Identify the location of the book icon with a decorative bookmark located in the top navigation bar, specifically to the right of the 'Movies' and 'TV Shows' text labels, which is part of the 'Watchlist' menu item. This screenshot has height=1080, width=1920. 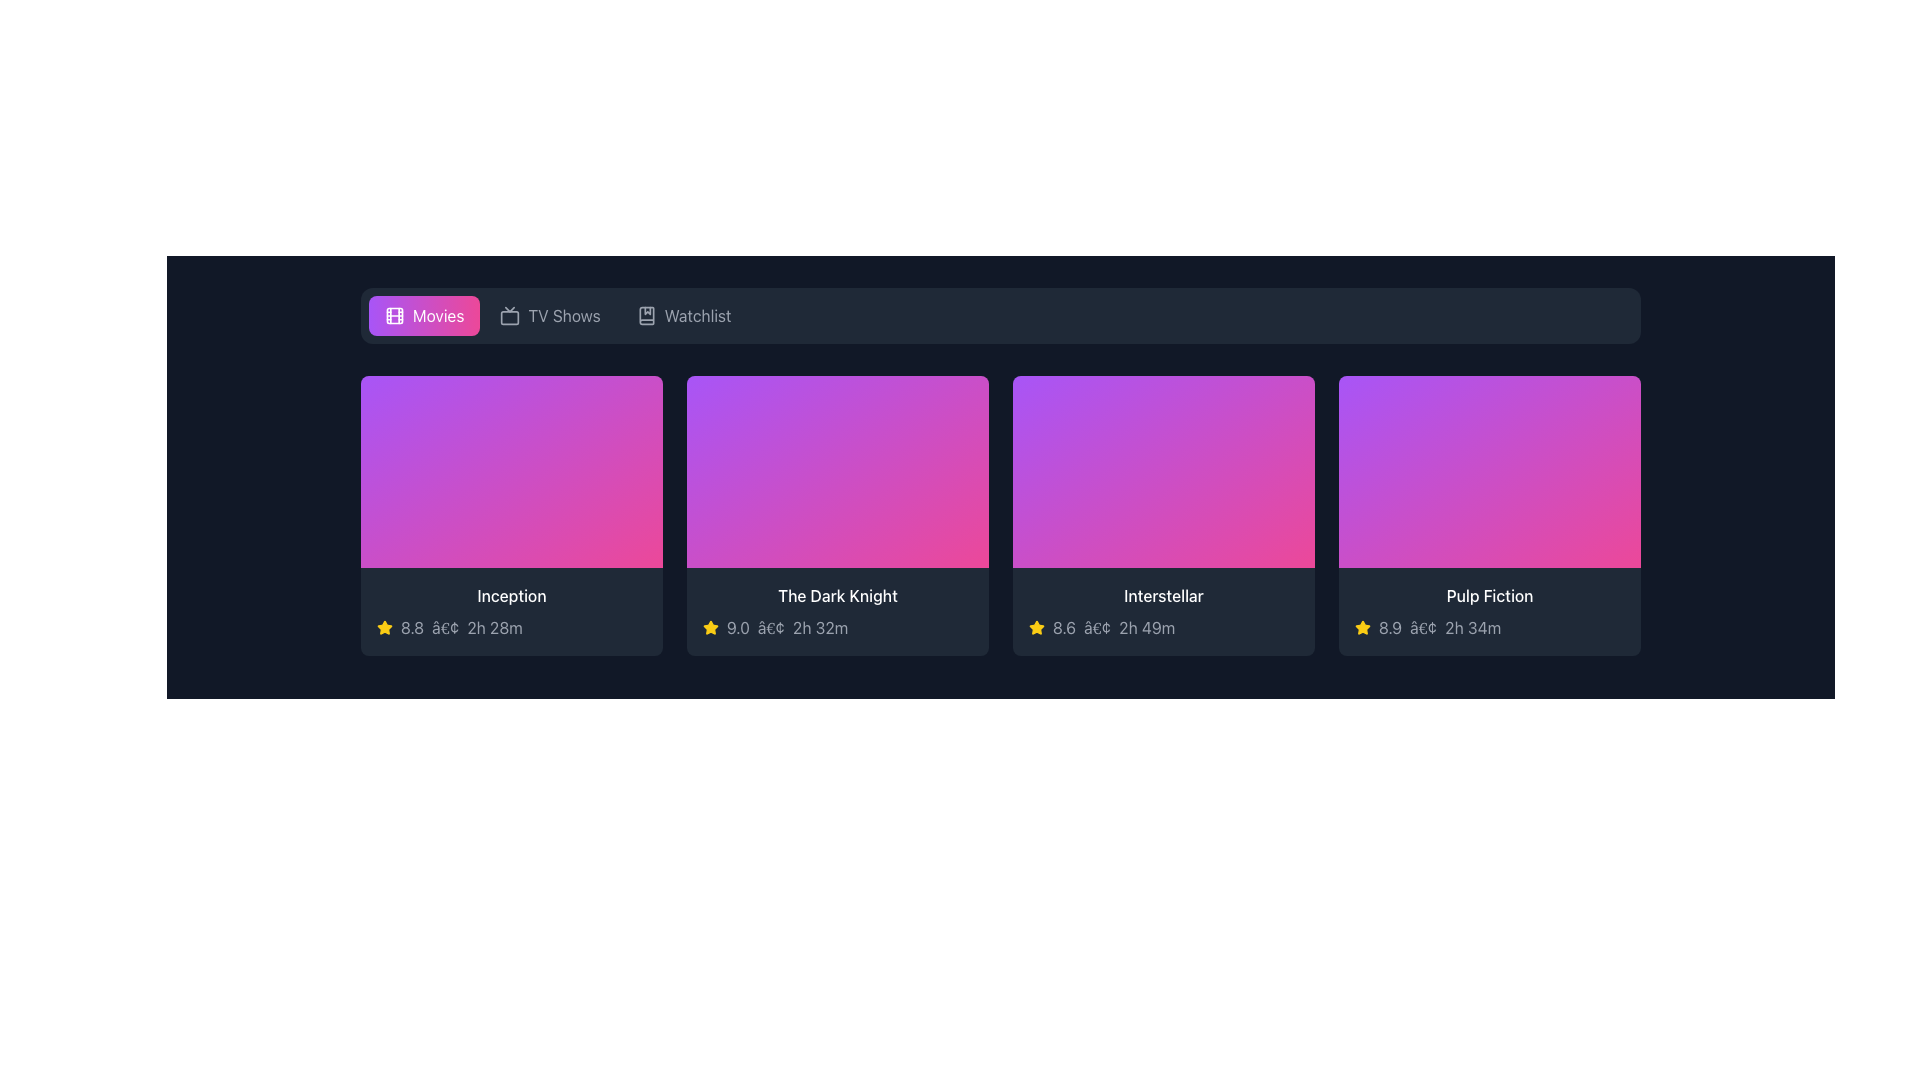
(646, 315).